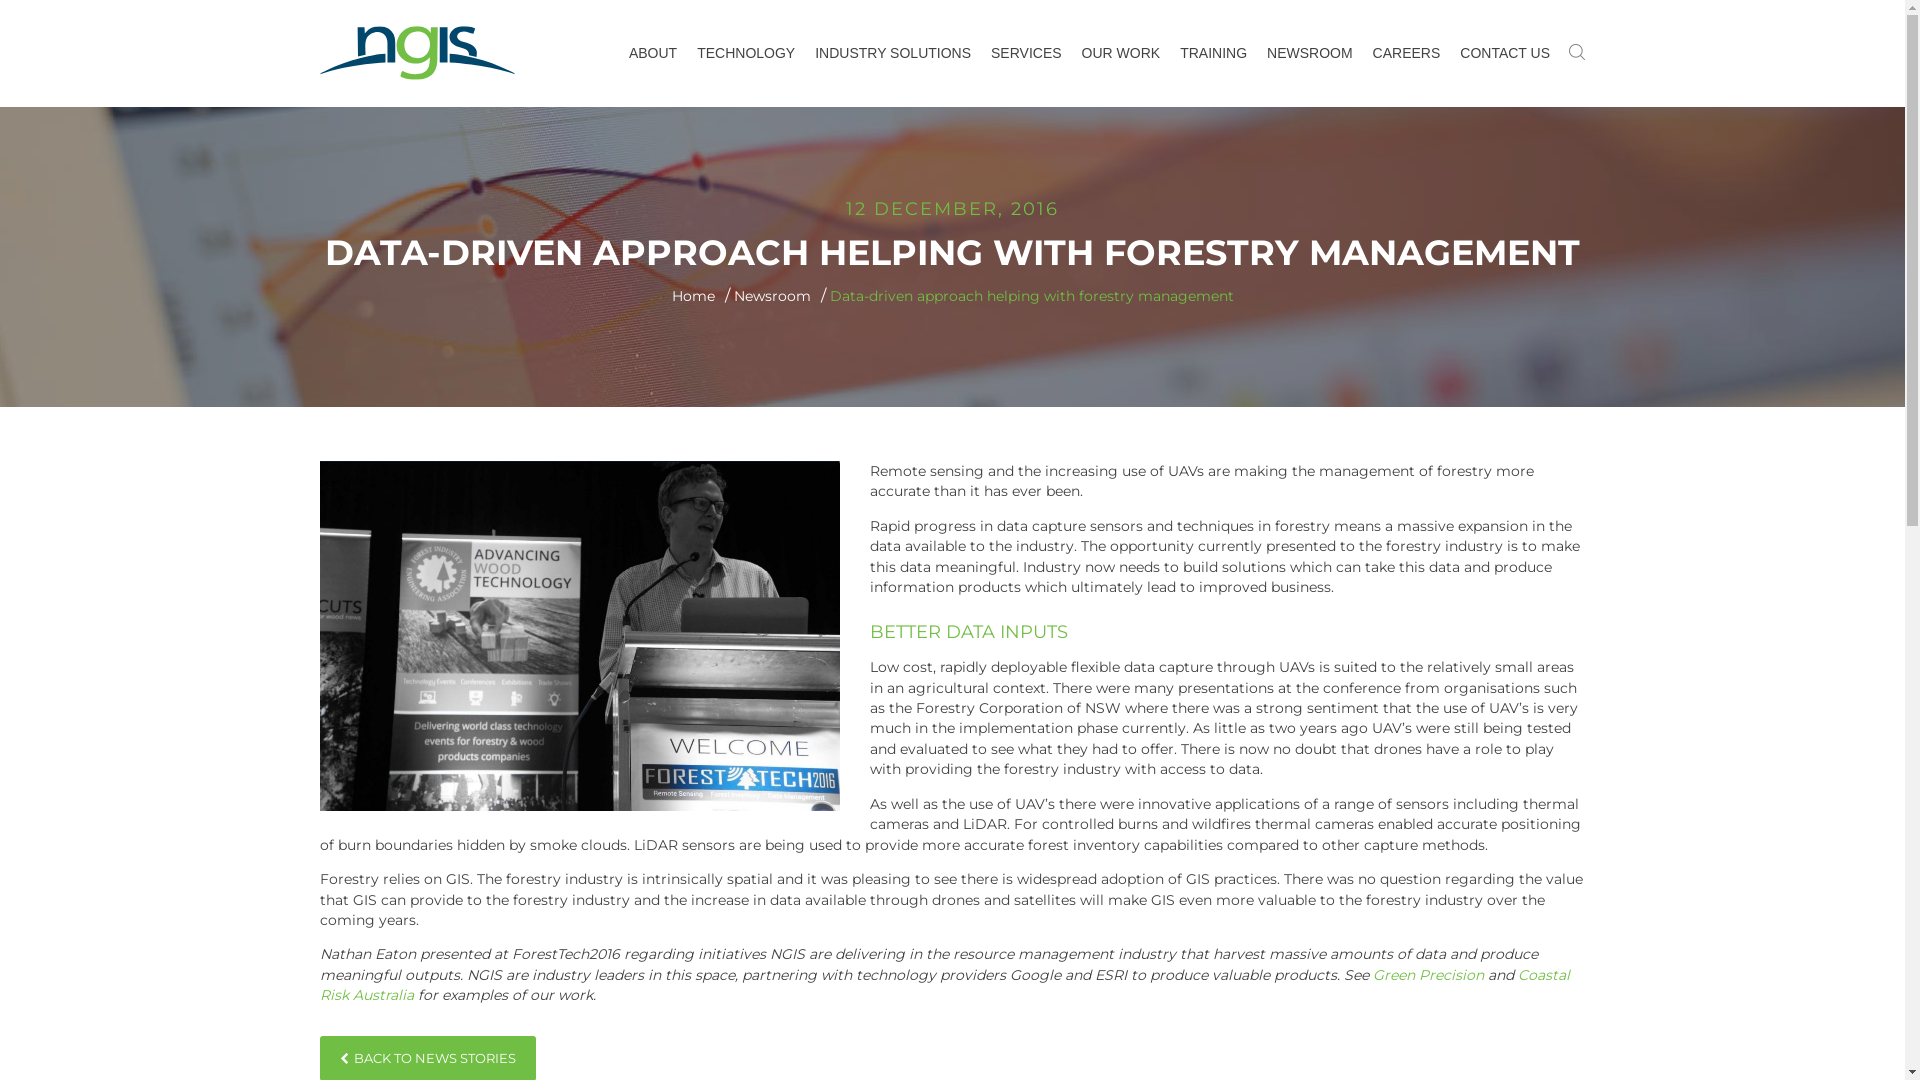  I want to click on 'Home', so click(672, 296).